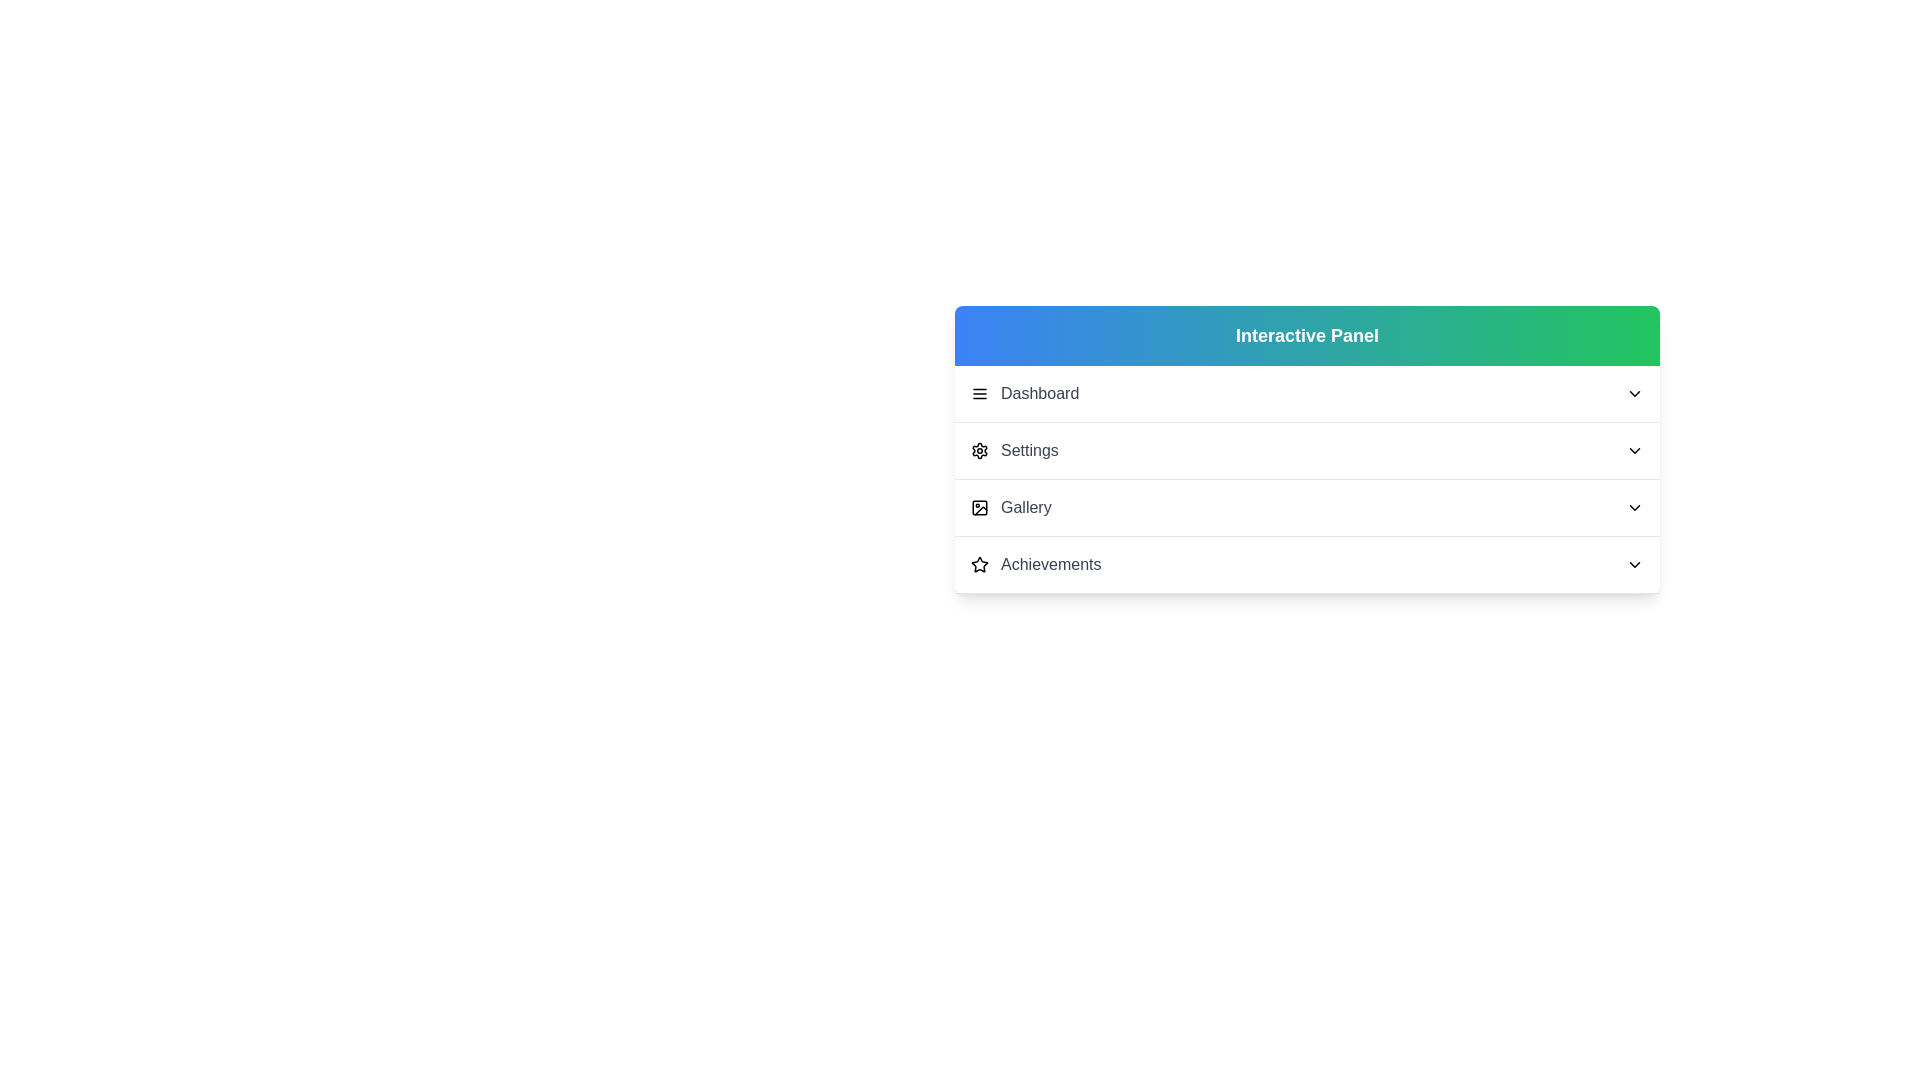 This screenshot has height=1080, width=1920. I want to click on the cogwheel icon representing settings functionality, which is located immediately to the left of the 'Settings' text in the second row of the 'Interactive Panel', so click(979, 451).